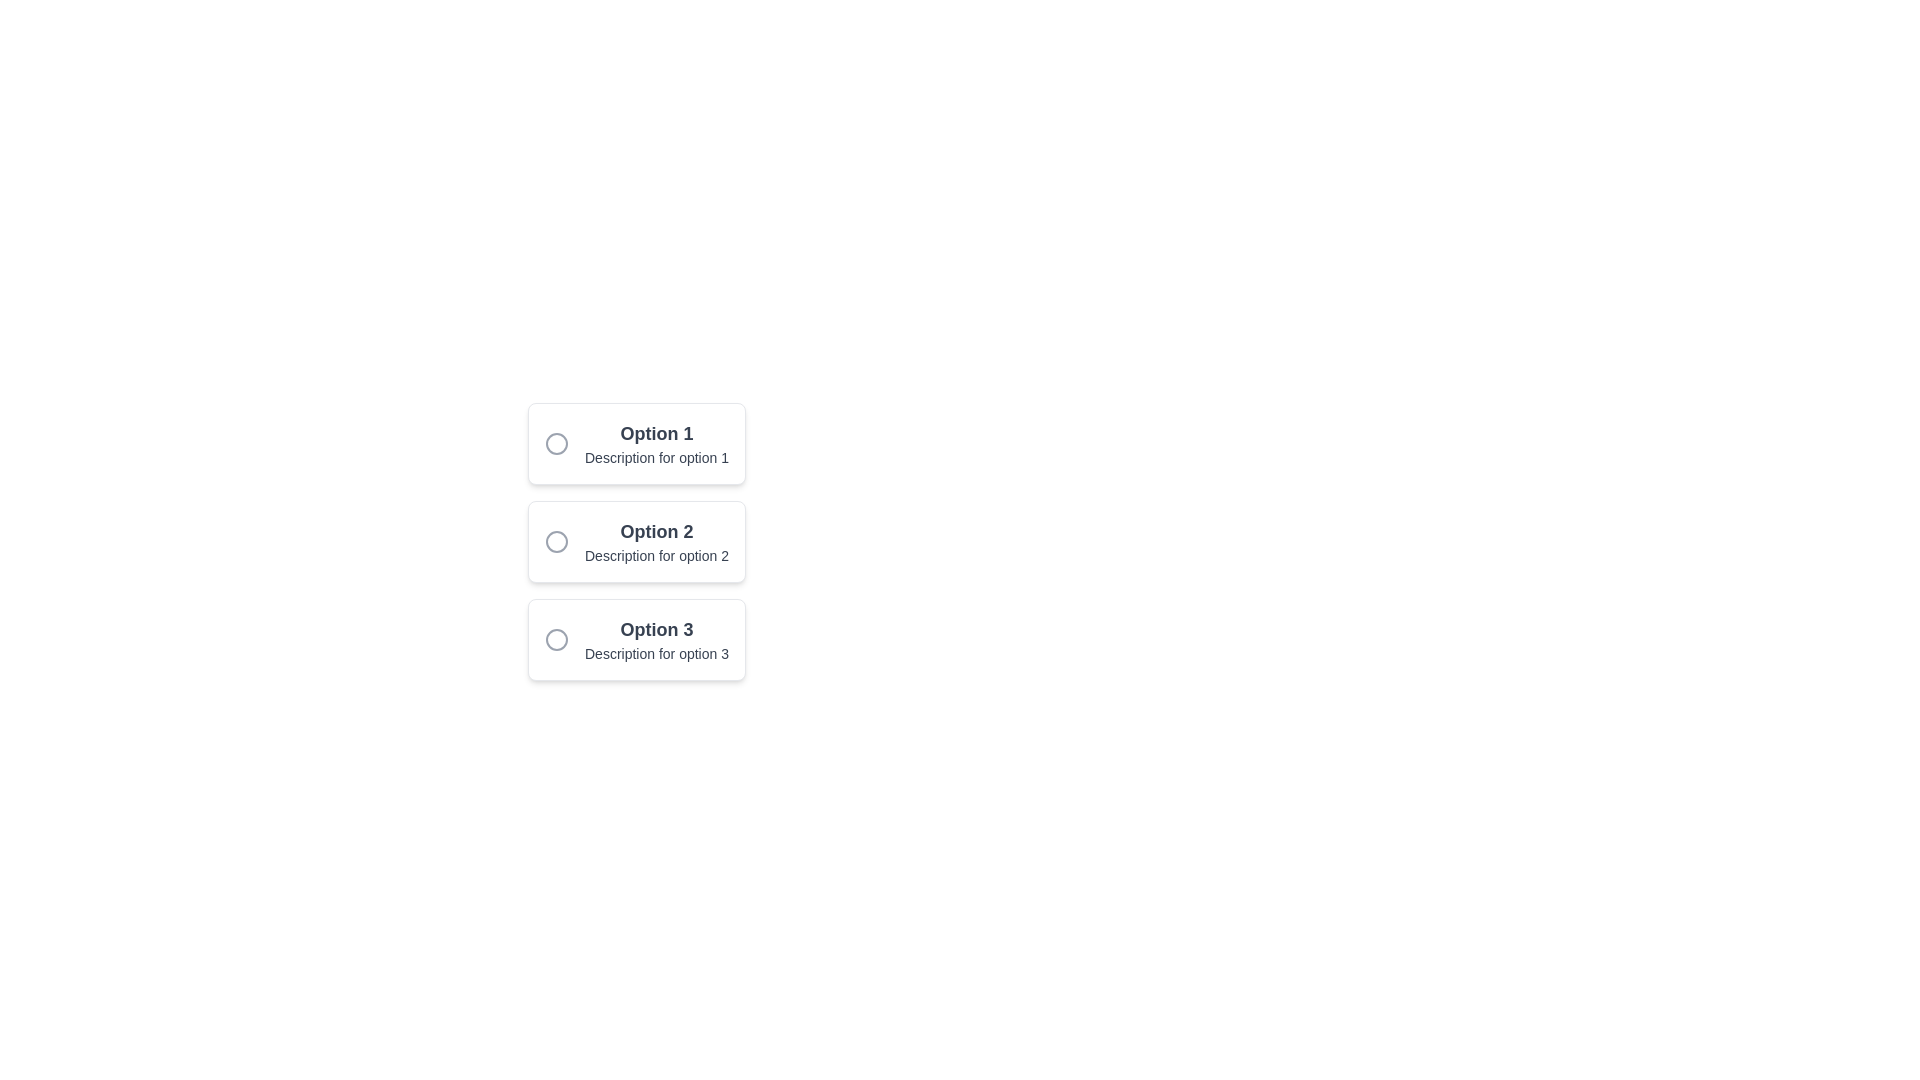  Describe the element at coordinates (556, 542) in the screenshot. I see `the center of the circular selection marker icon for 'Option 2'` at that location.